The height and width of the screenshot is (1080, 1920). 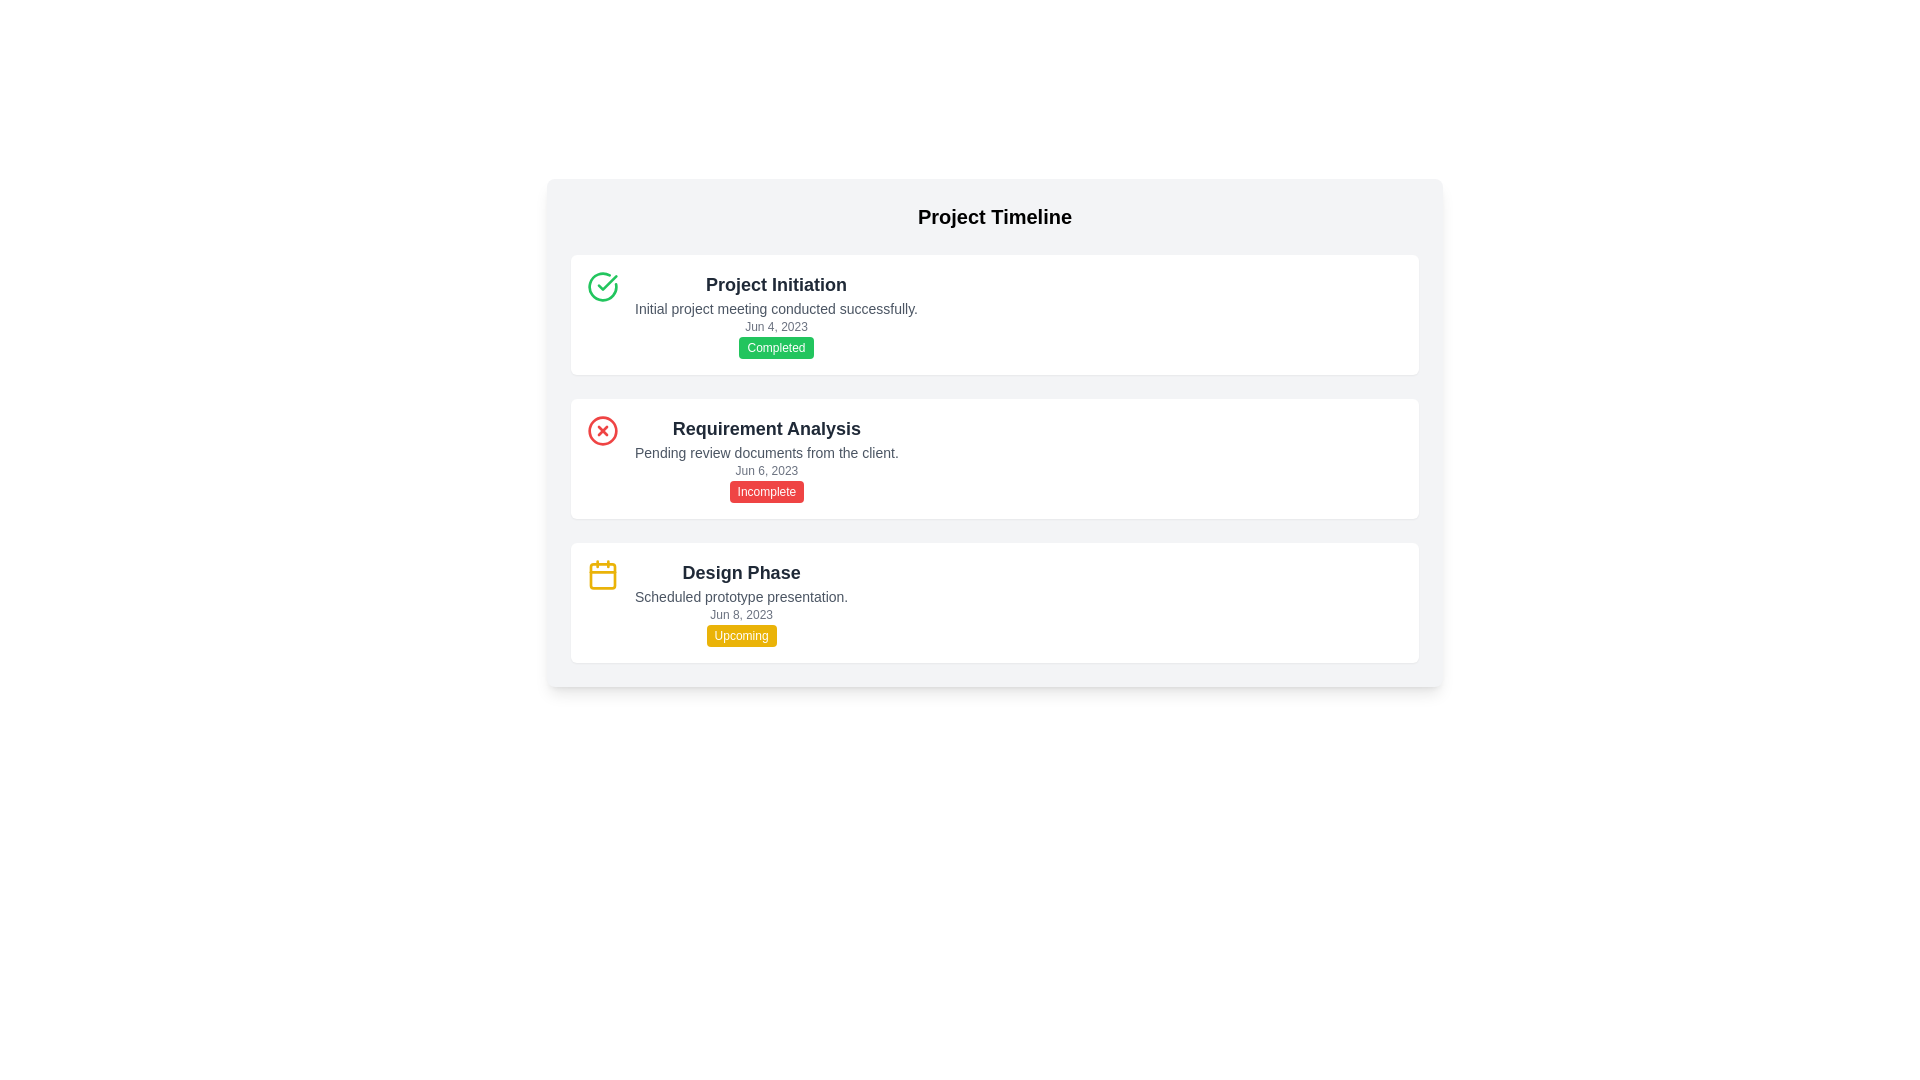 I want to click on the Informational card that displays 'Design Phase' in bold, with the date 'Jun 8, 2023' and a yellow badge saying 'Upcoming', so click(x=740, y=601).